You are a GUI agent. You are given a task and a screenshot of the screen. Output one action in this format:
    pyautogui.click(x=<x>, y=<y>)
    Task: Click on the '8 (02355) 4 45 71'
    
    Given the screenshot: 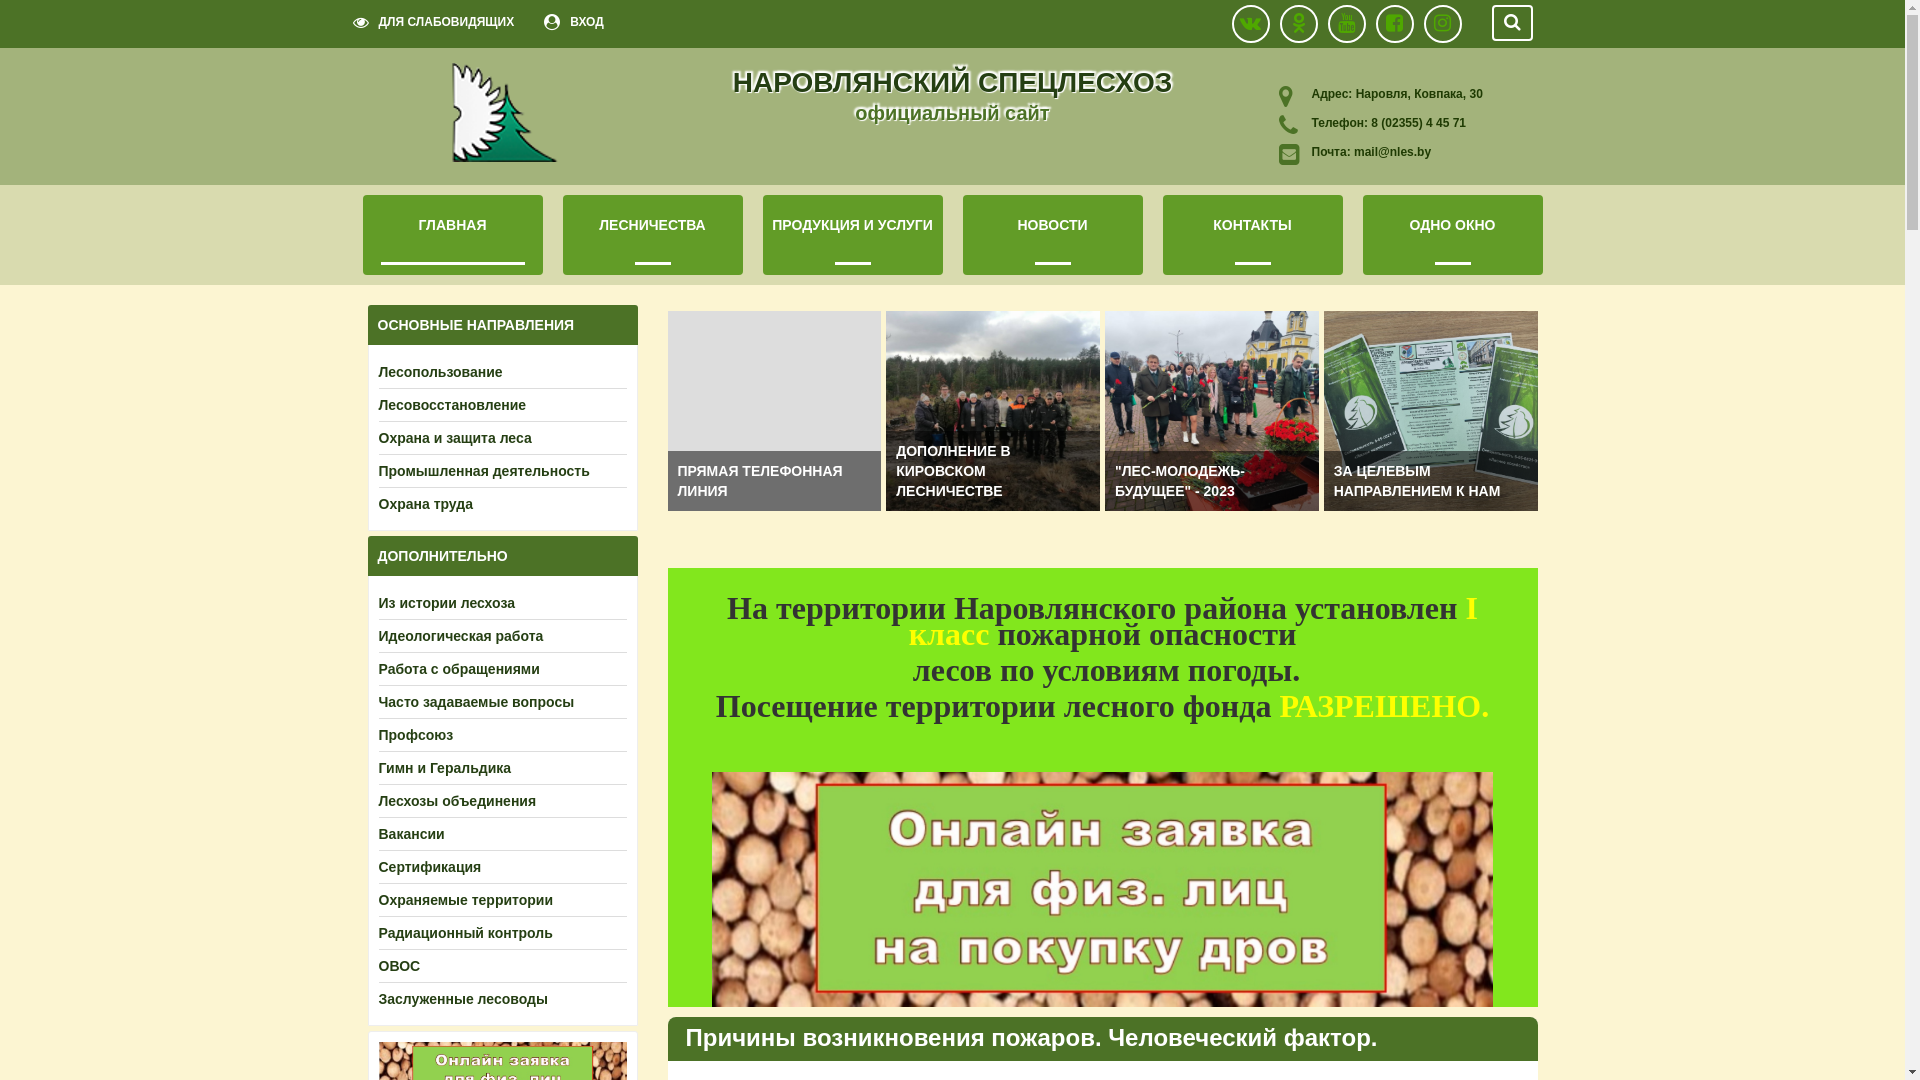 What is the action you would take?
    pyautogui.click(x=1415, y=123)
    